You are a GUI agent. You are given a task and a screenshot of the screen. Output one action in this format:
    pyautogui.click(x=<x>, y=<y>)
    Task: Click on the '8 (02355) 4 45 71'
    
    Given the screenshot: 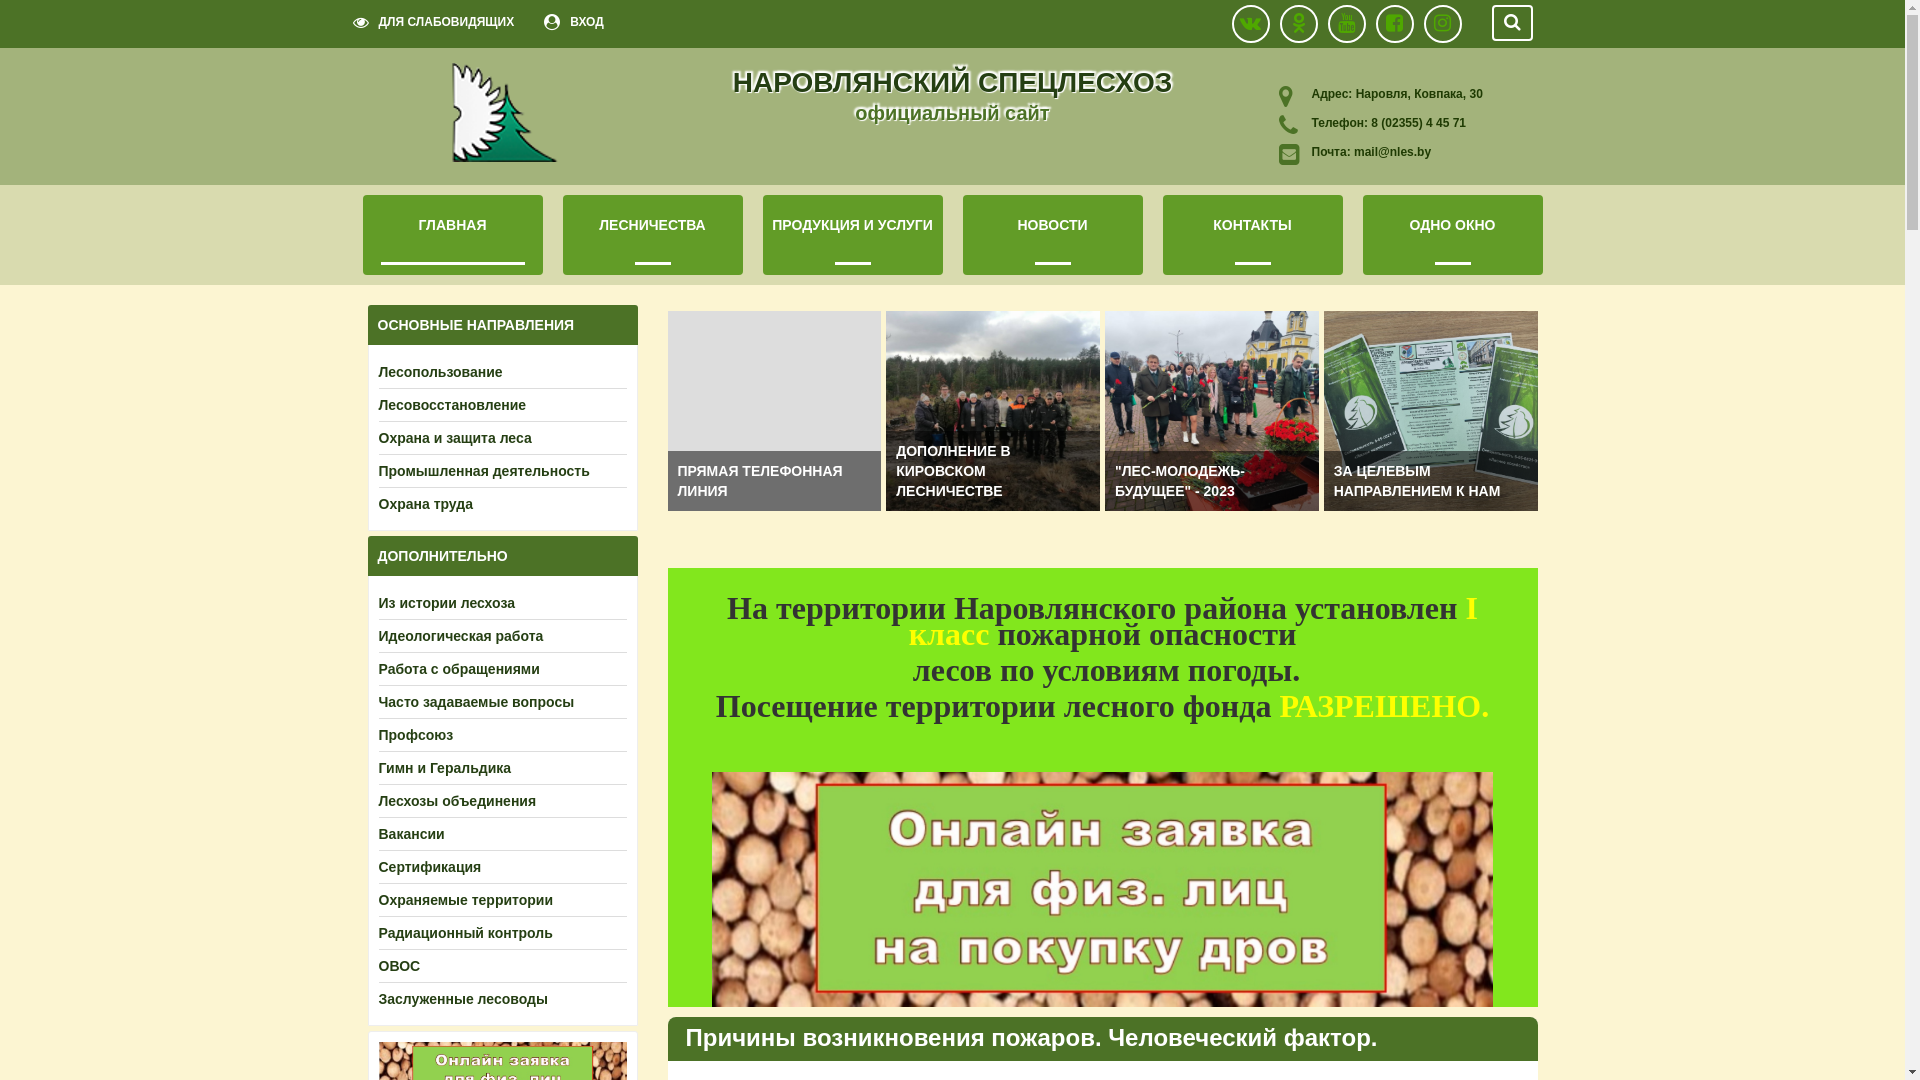 What is the action you would take?
    pyautogui.click(x=1415, y=123)
    